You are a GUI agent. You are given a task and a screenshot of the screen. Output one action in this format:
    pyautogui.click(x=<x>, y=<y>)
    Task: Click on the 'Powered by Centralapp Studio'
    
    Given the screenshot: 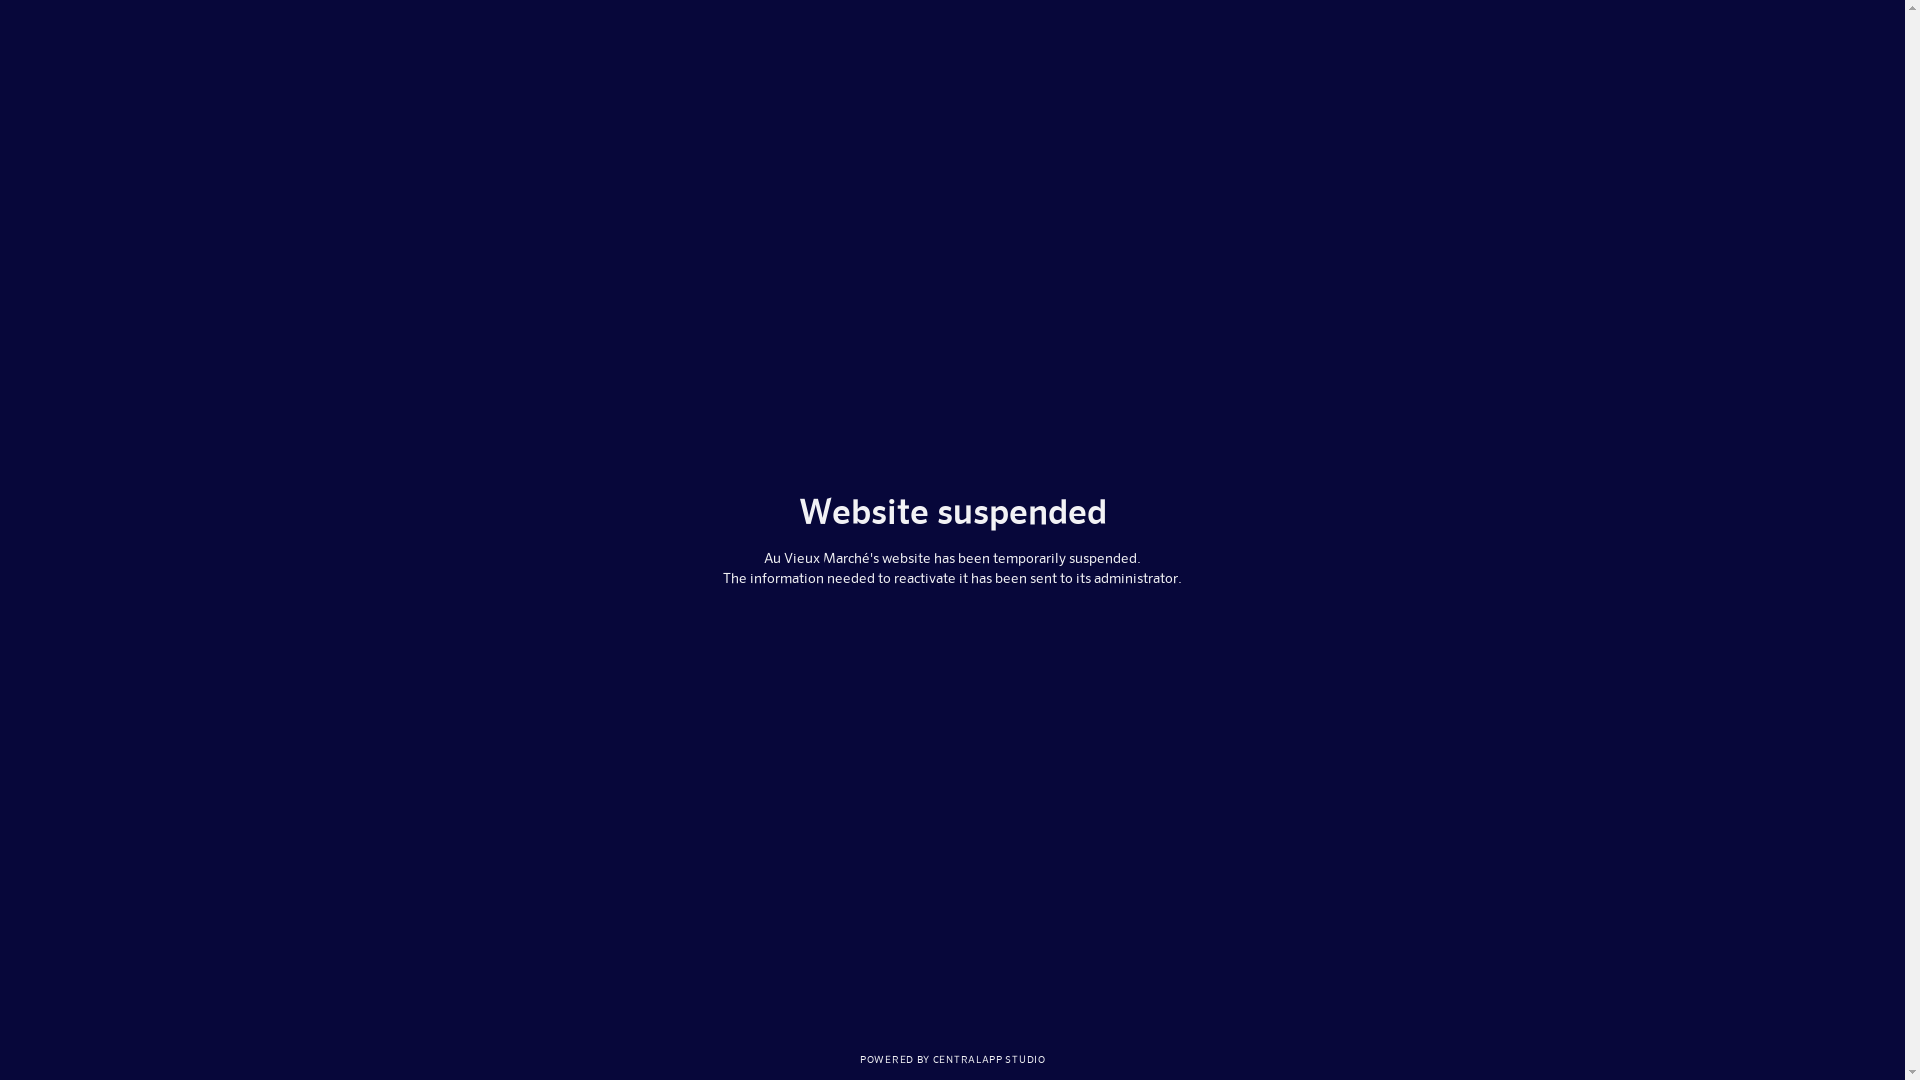 What is the action you would take?
    pyautogui.click(x=951, y=1056)
    